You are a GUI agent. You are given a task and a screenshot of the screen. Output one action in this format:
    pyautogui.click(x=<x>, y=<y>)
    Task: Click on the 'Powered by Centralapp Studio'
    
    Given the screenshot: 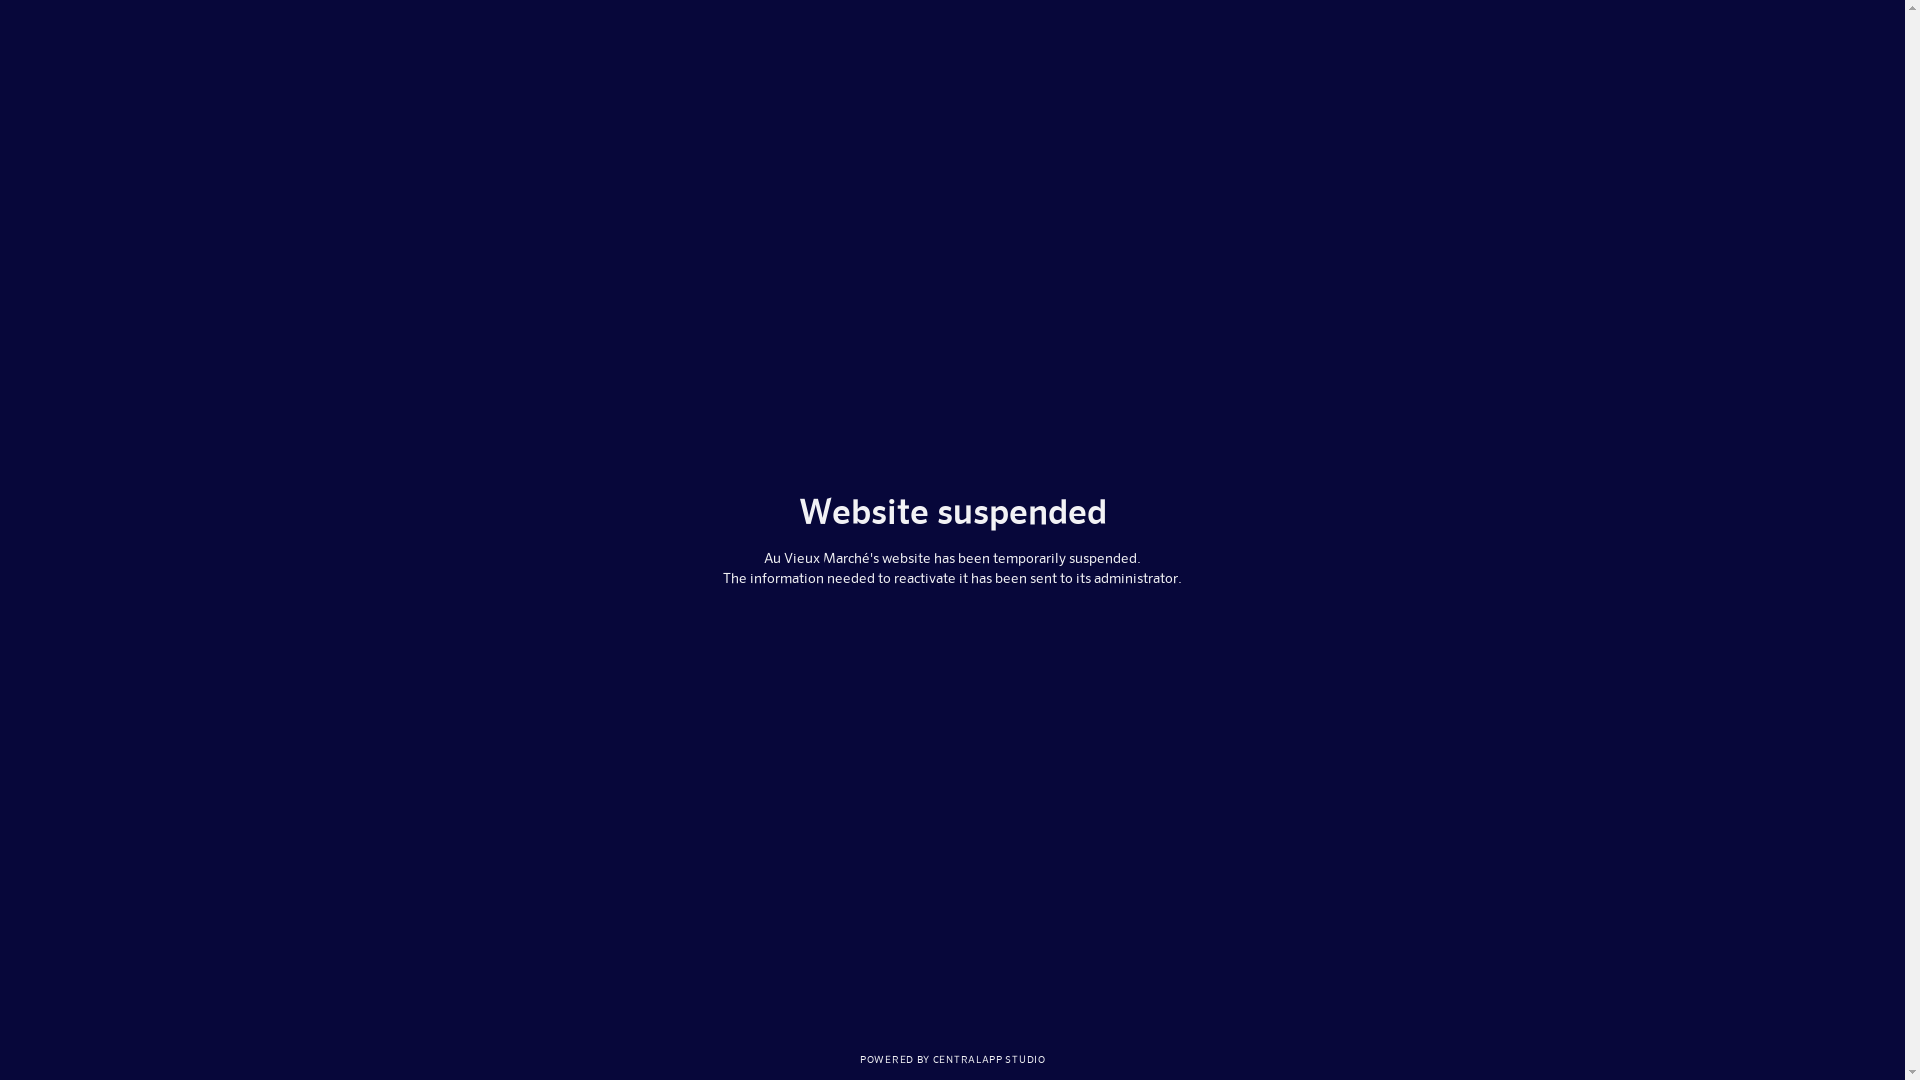 What is the action you would take?
    pyautogui.click(x=951, y=1056)
    